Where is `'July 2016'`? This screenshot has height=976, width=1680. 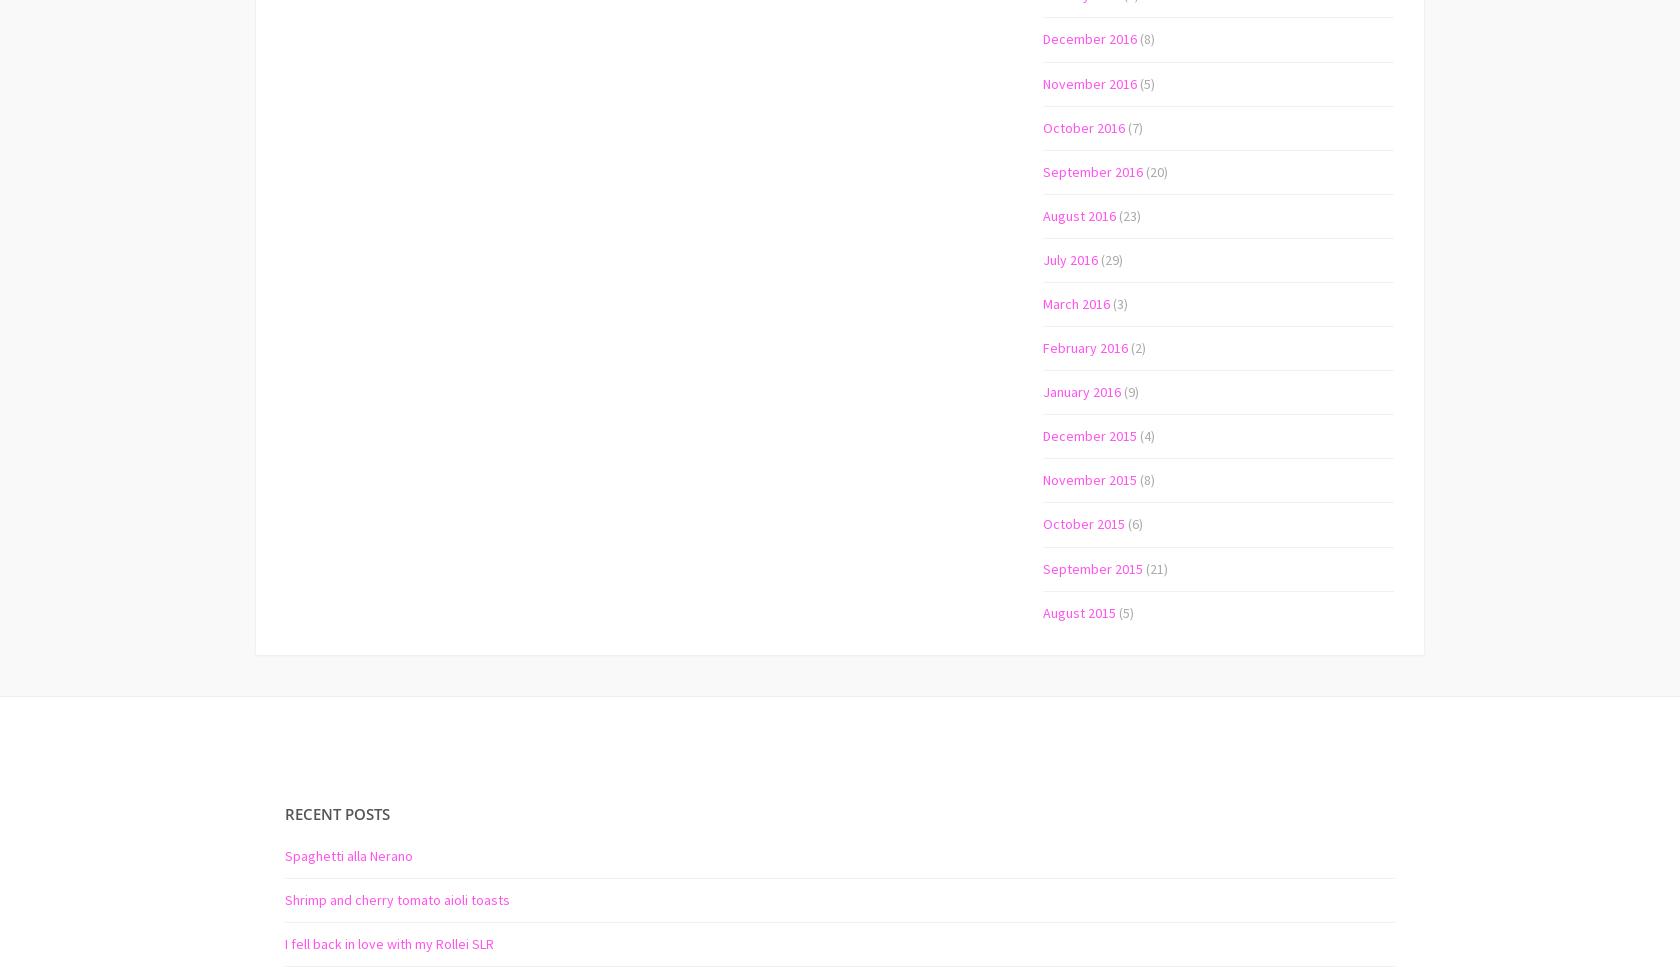
'July 2016' is located at coordinates (1070, 259).